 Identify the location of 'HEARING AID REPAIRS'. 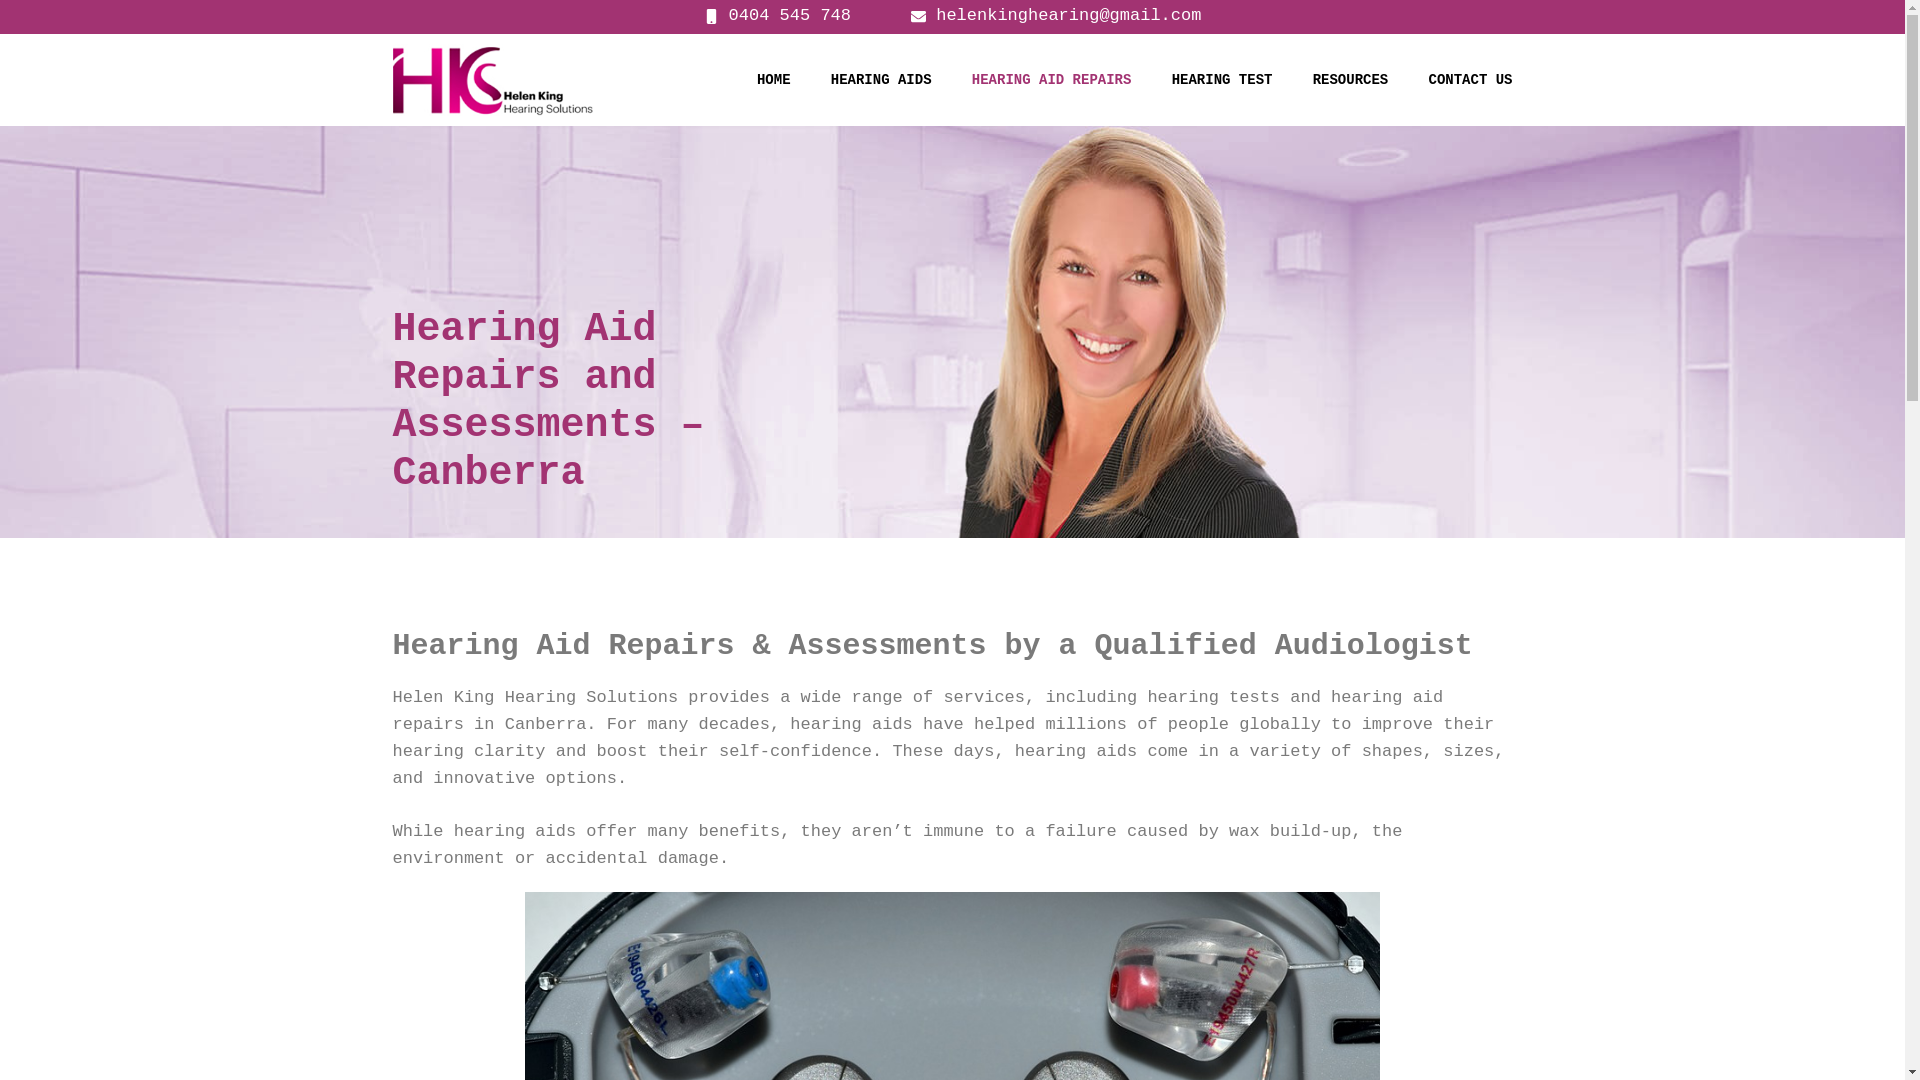
(1050, 79).